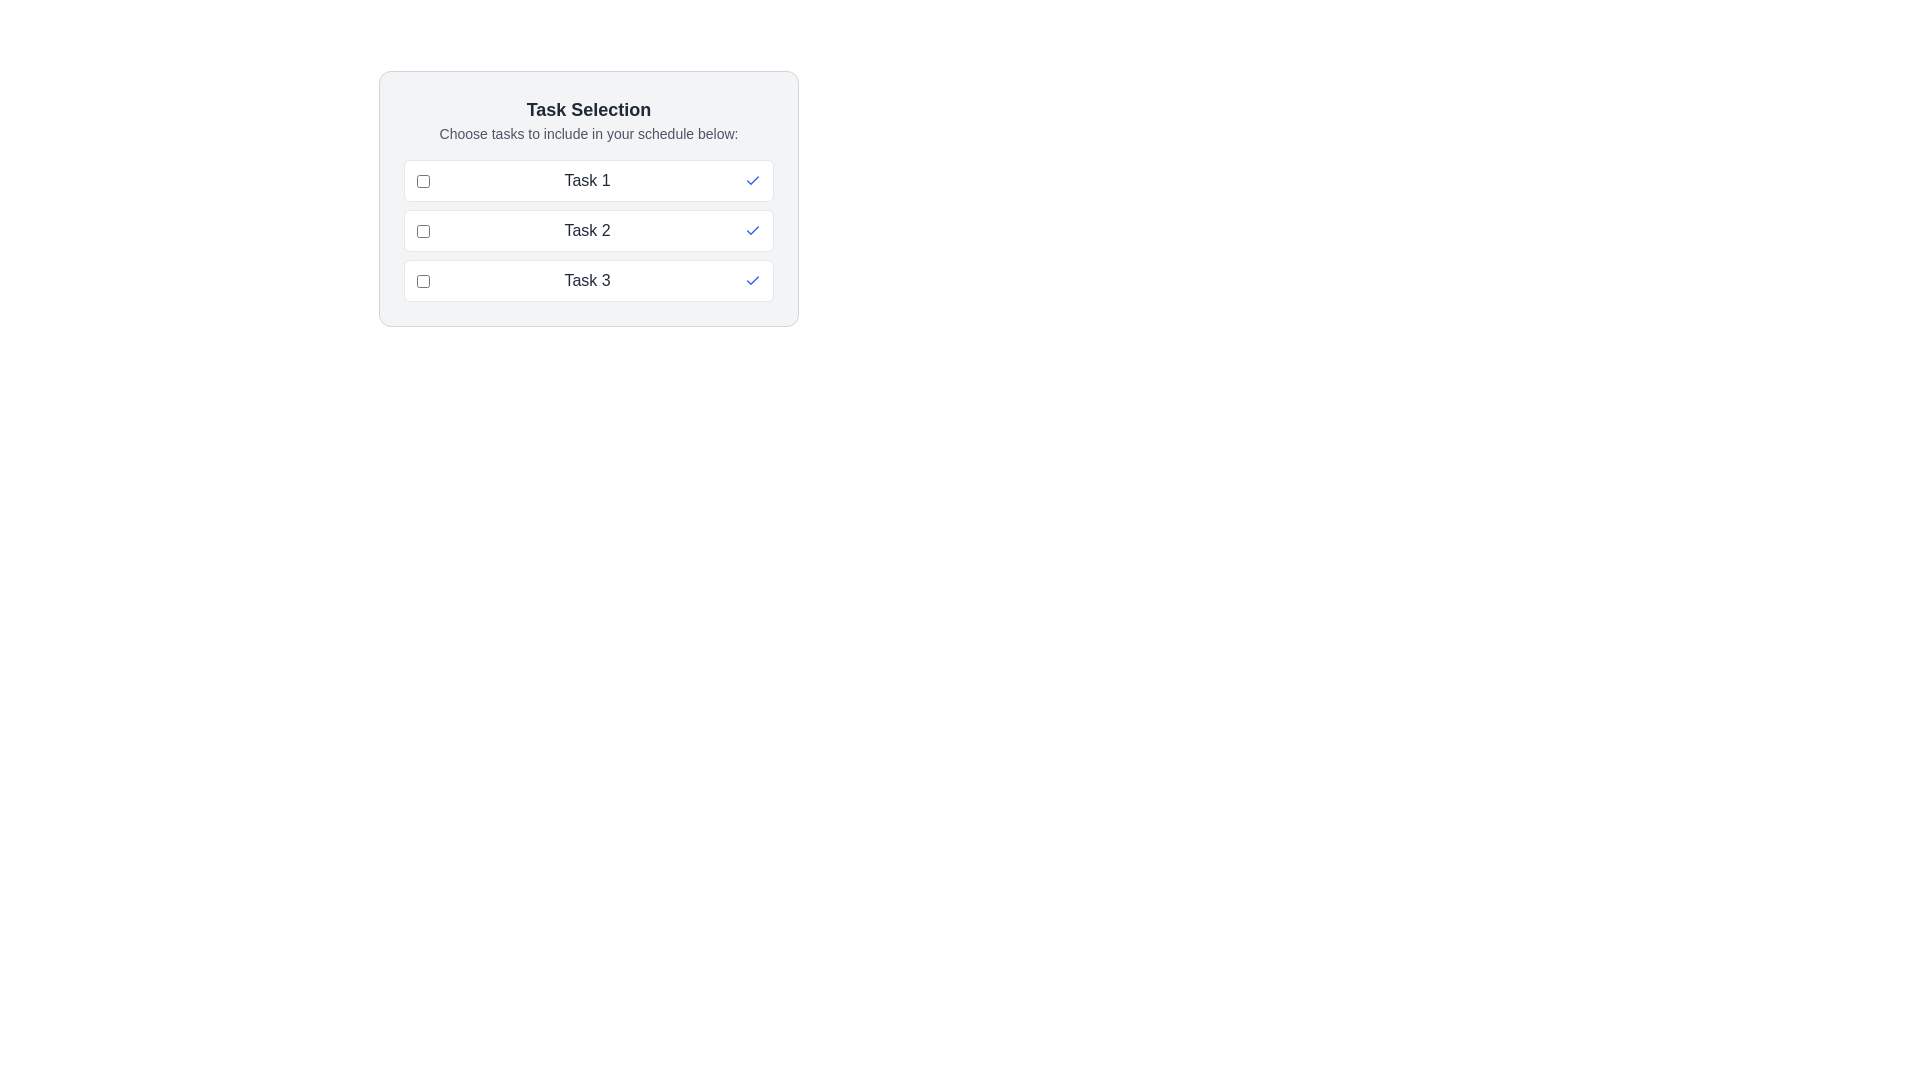 This screenshot has height=1080, width=1920. I want to click on the checkbox with a blue border in the third row of the task selection list, so click(422, 281).